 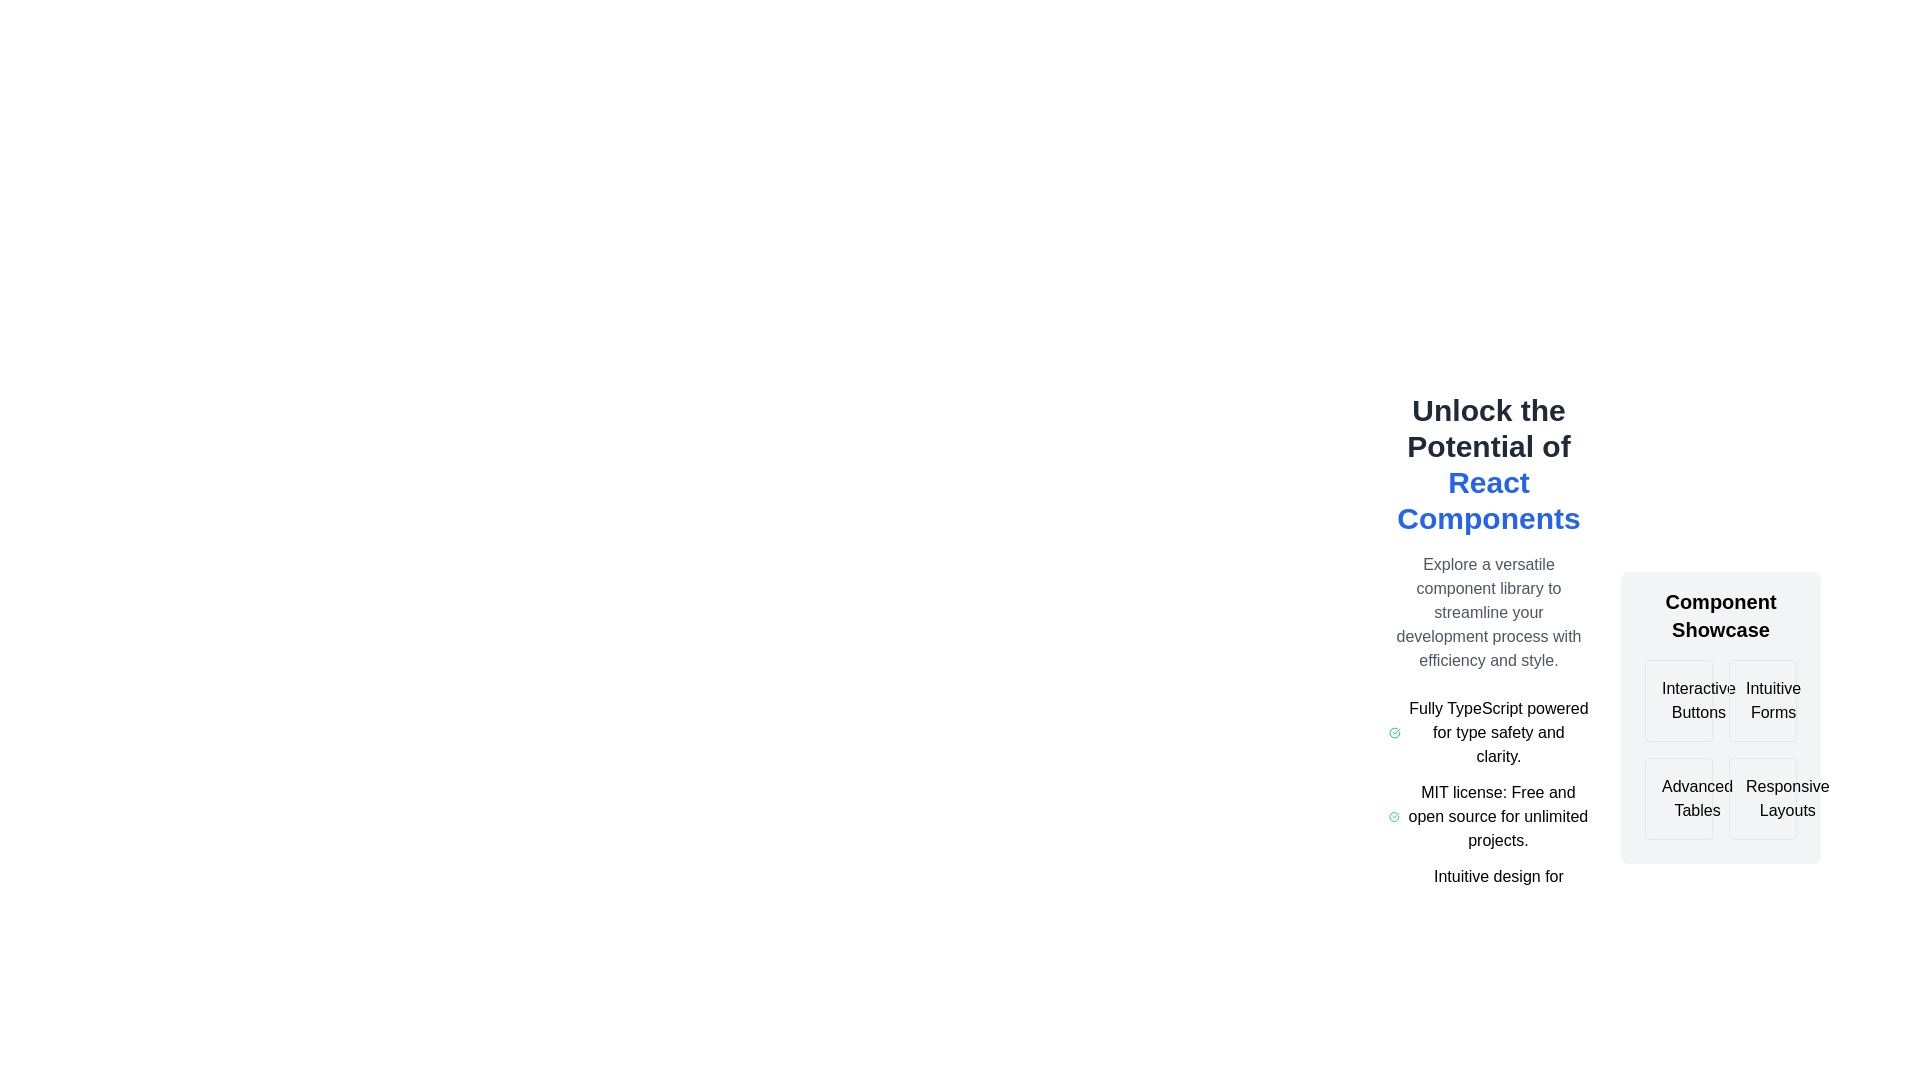 What do you see at coordinates (1488, 817) in the screenshot?
I see `descriptive text in the structured list showcasing the advantages of the product or service, located beneath the header 'Unlock the Potential of React Components.'` at bounding box center [1488, 817].